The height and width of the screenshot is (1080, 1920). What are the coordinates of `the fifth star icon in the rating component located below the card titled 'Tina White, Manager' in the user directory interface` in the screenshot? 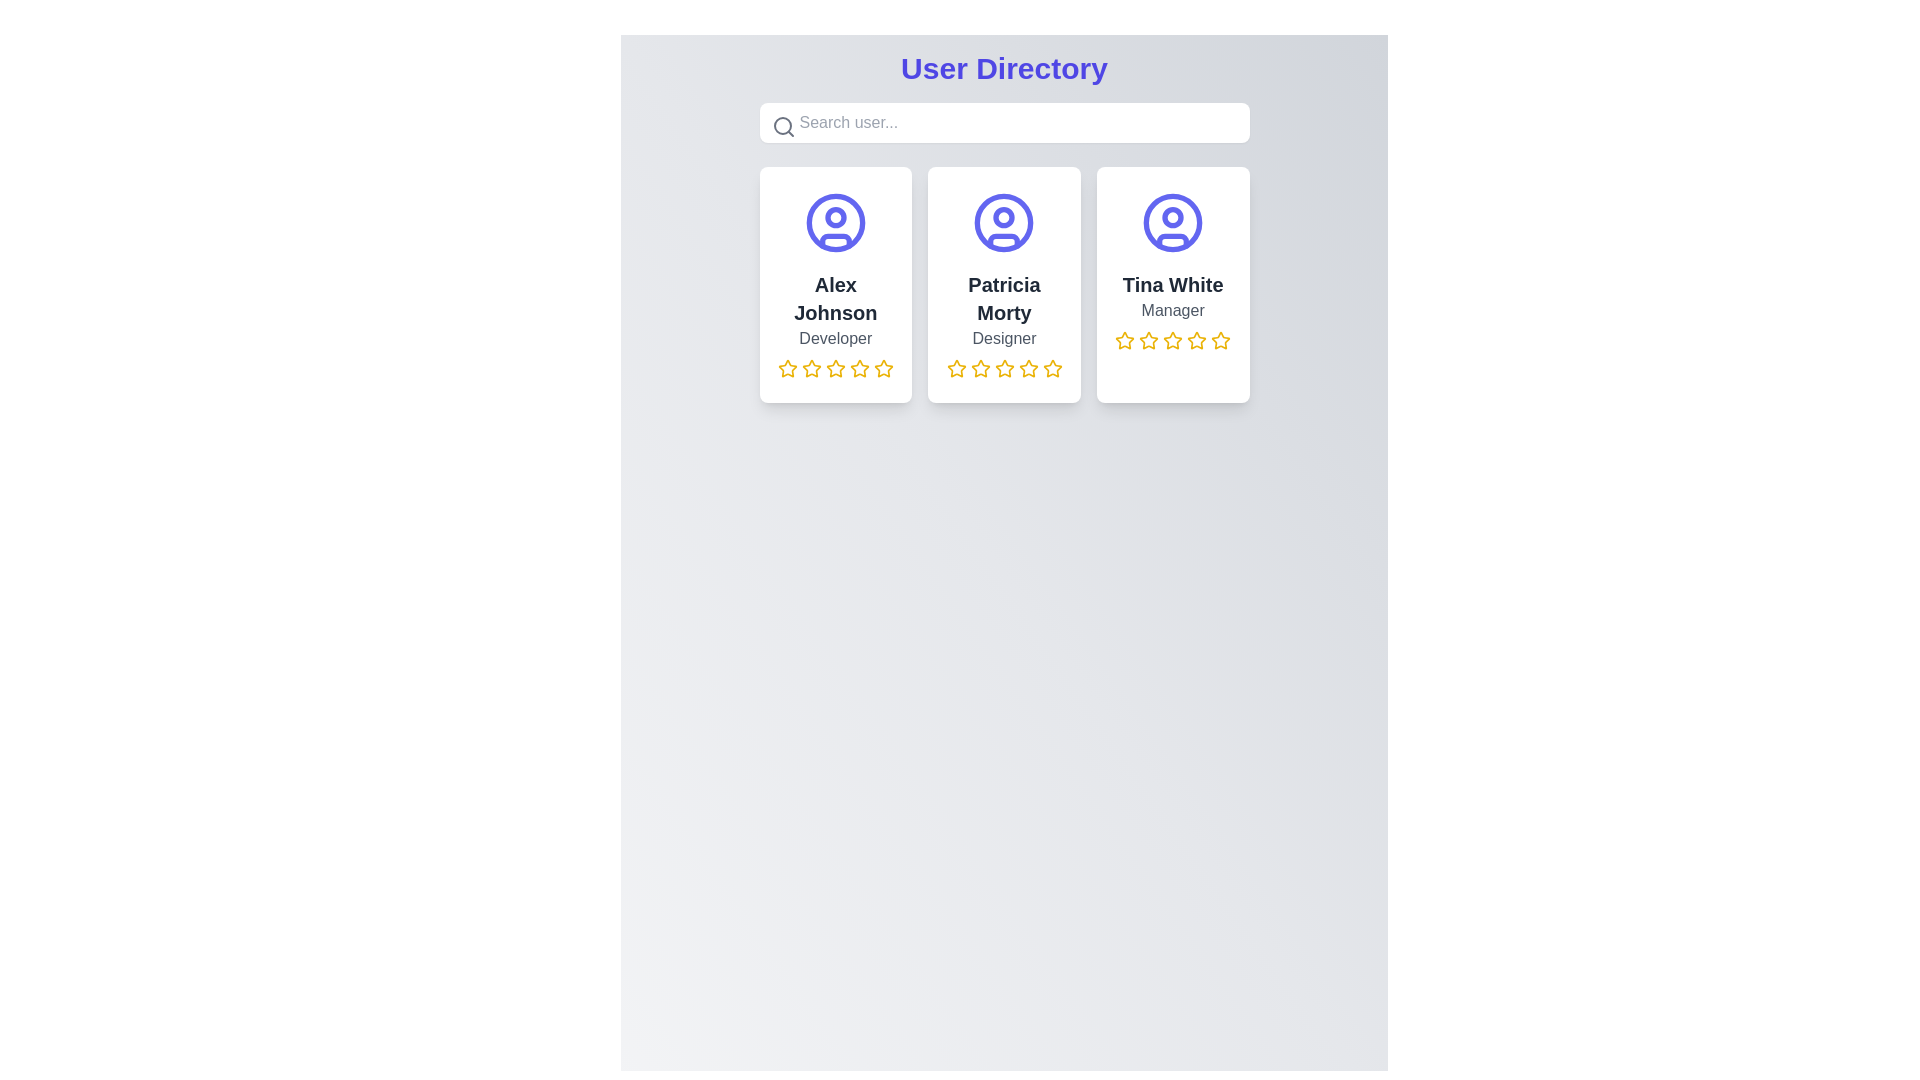 It's located at (1197, 339).